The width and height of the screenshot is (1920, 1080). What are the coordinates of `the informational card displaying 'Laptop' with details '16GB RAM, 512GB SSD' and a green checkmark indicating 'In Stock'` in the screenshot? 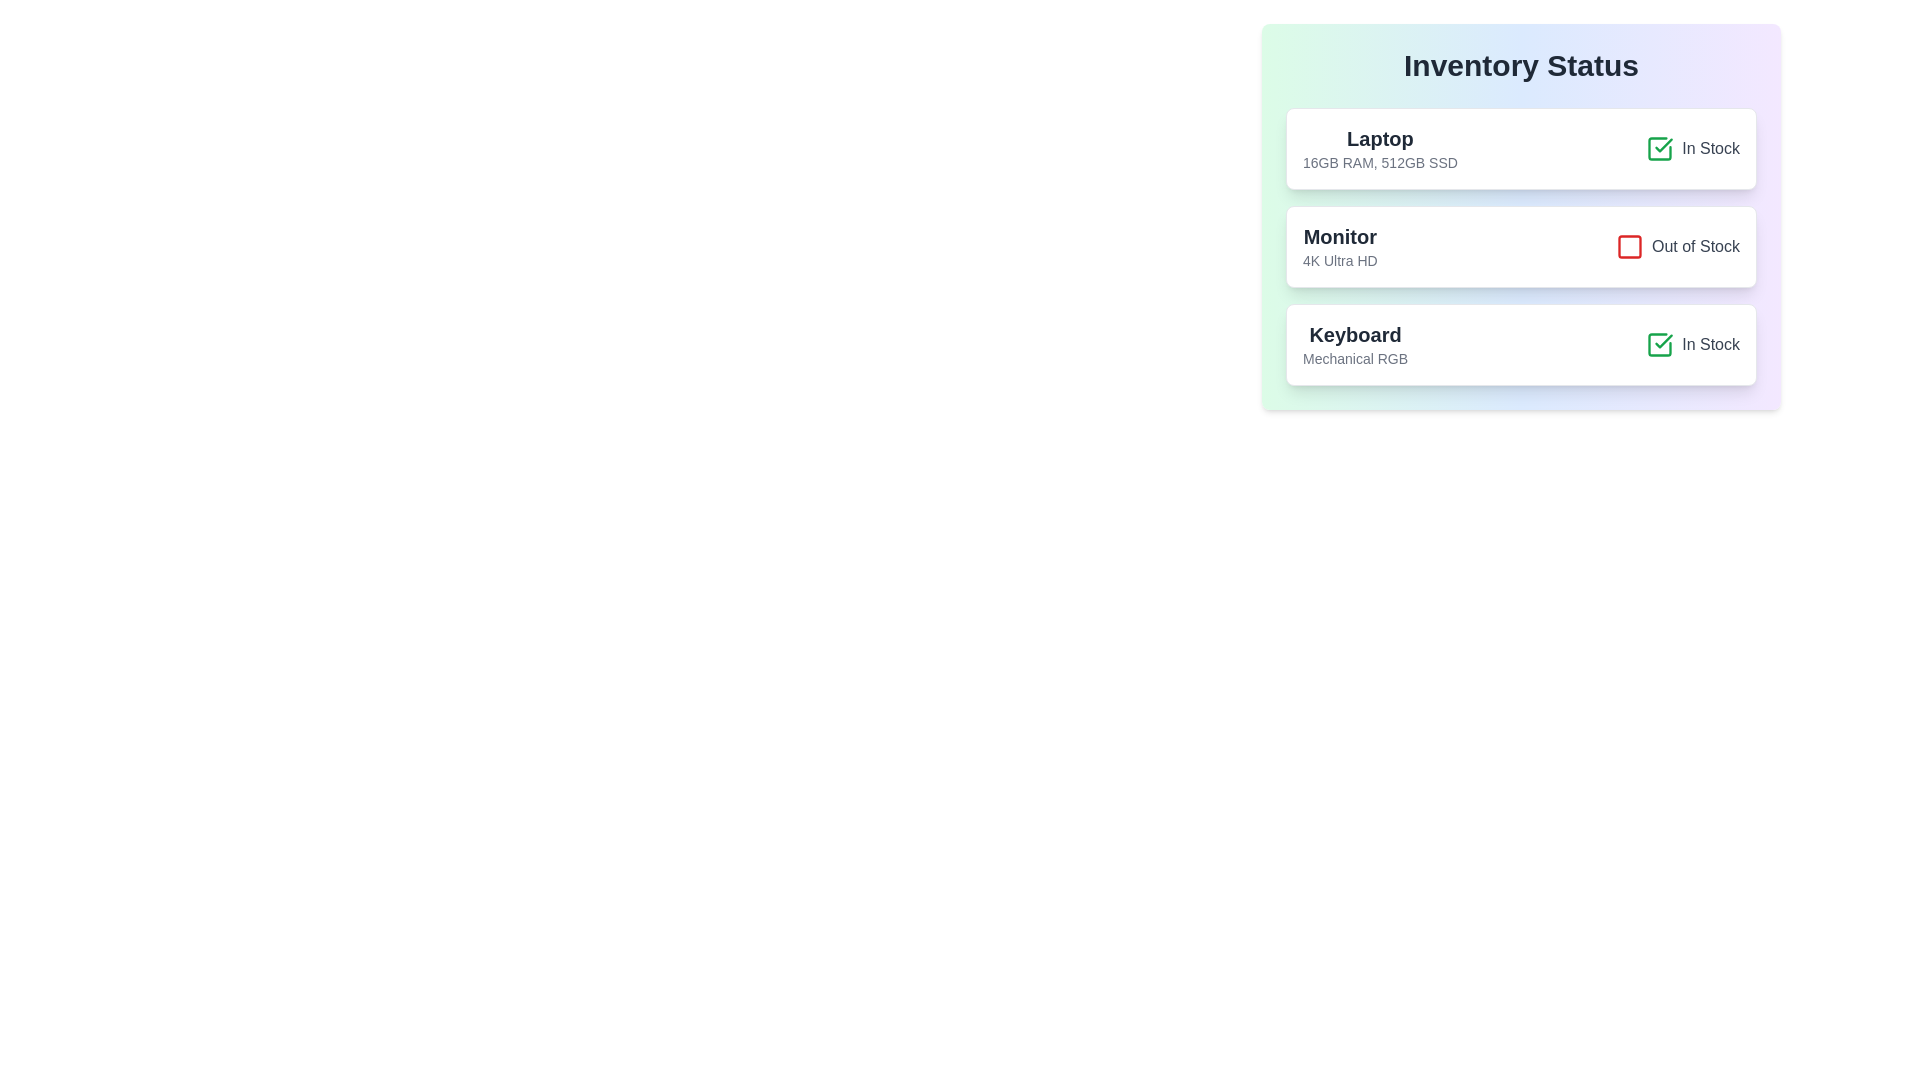 It's located at (1520, 148).